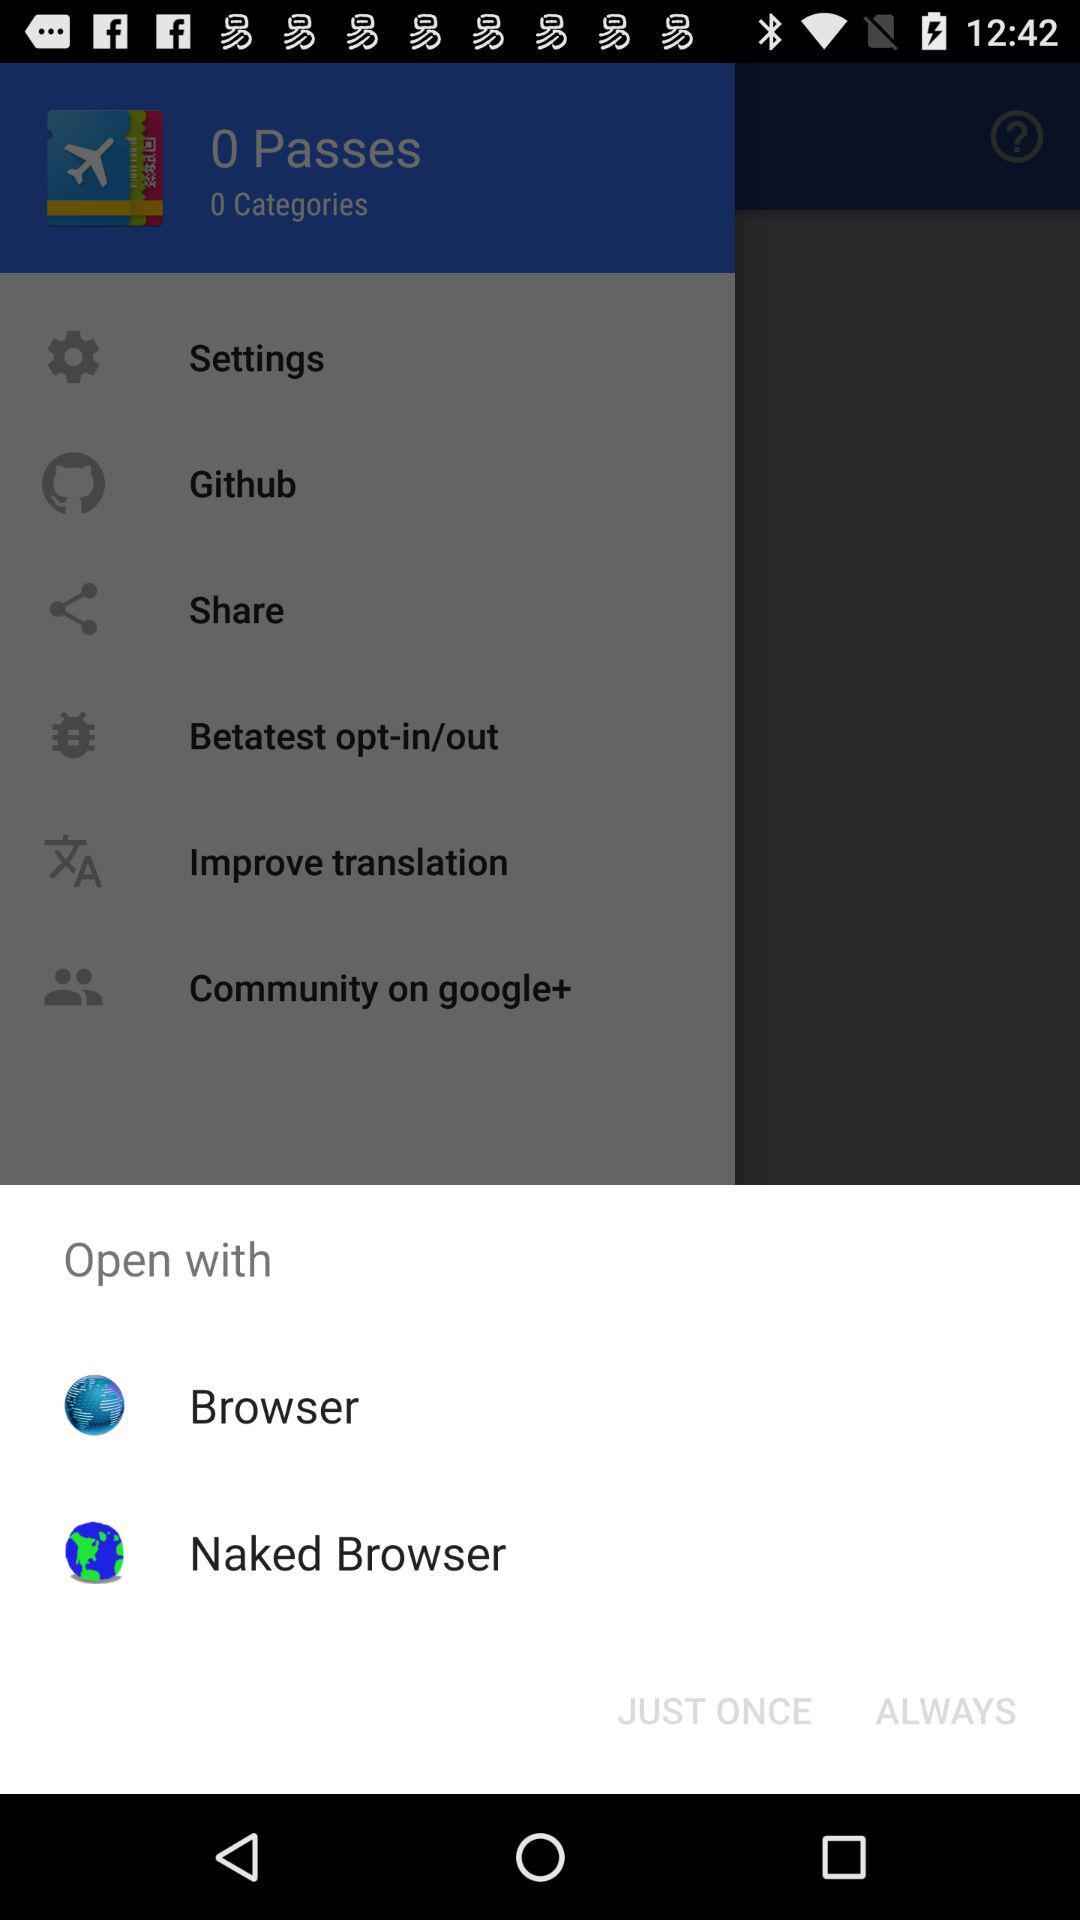 This screenshot has height=1920, width=1080. Describe the element at coordinates (945, 1708) in the screenshot. I see `always icon` at that location.